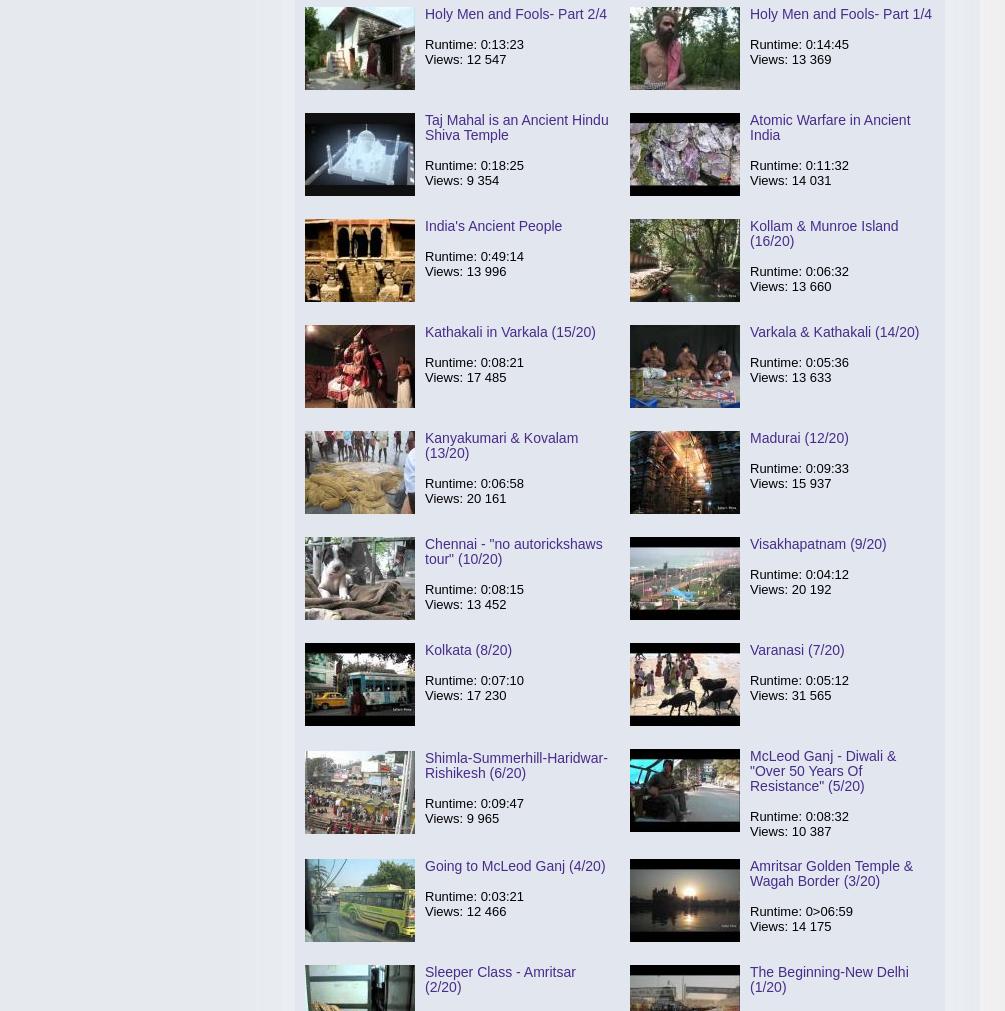  I want to click on '13 369', so click(811, 58).